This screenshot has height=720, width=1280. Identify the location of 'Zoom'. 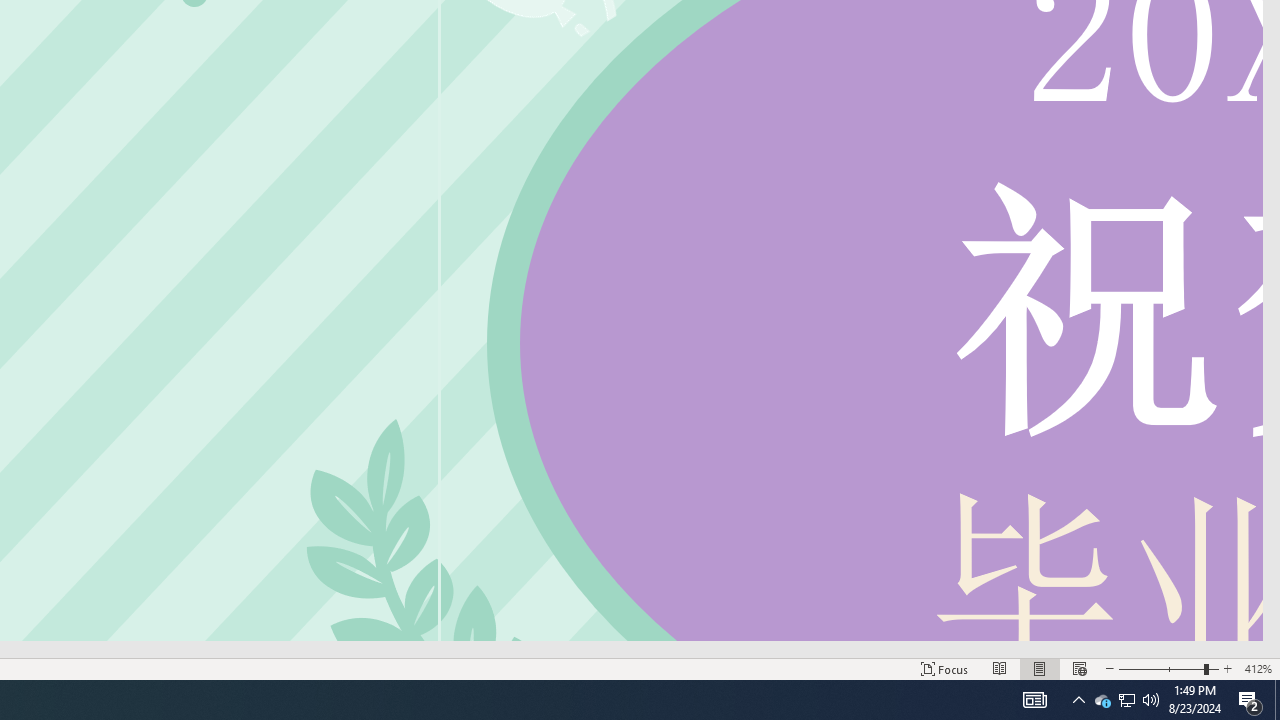
(1168, 669).